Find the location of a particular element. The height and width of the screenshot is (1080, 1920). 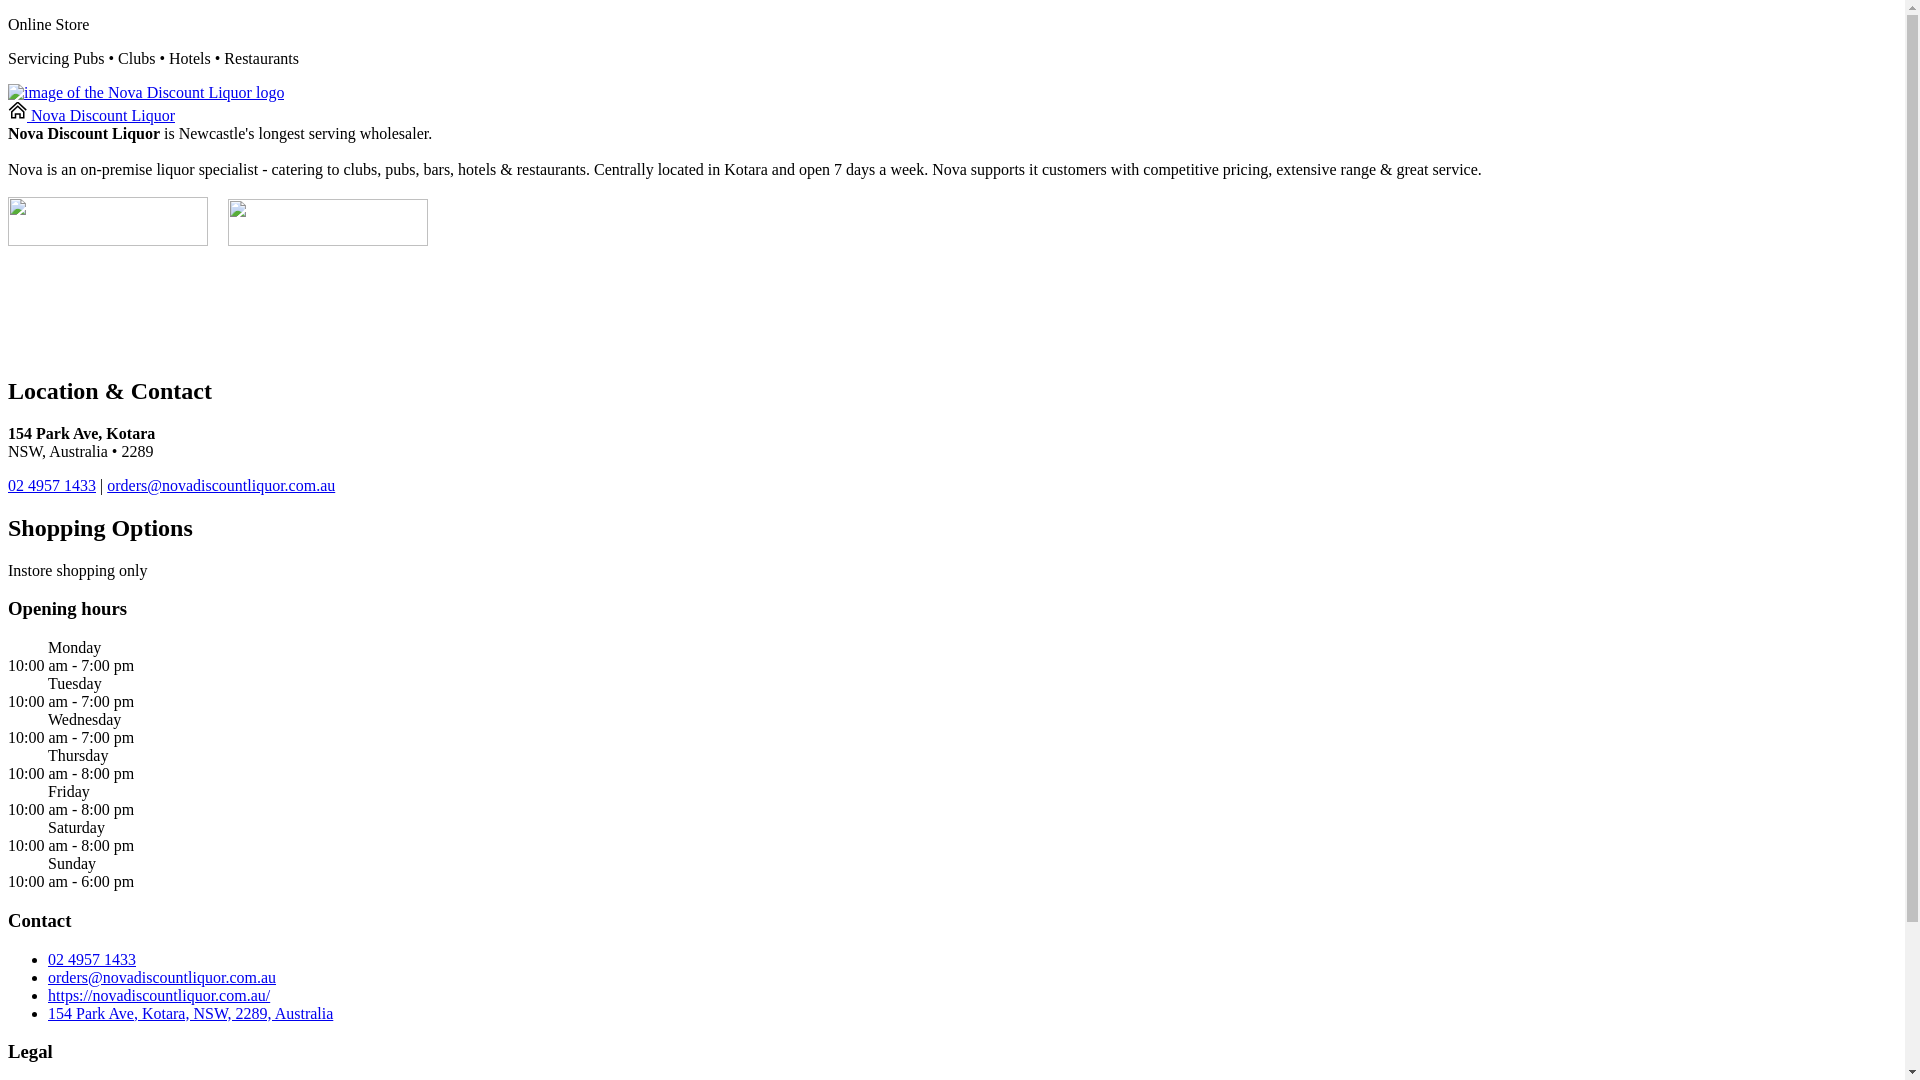

'orders@novadiscountliquor.com.au' is located at coordinates (162, 975).